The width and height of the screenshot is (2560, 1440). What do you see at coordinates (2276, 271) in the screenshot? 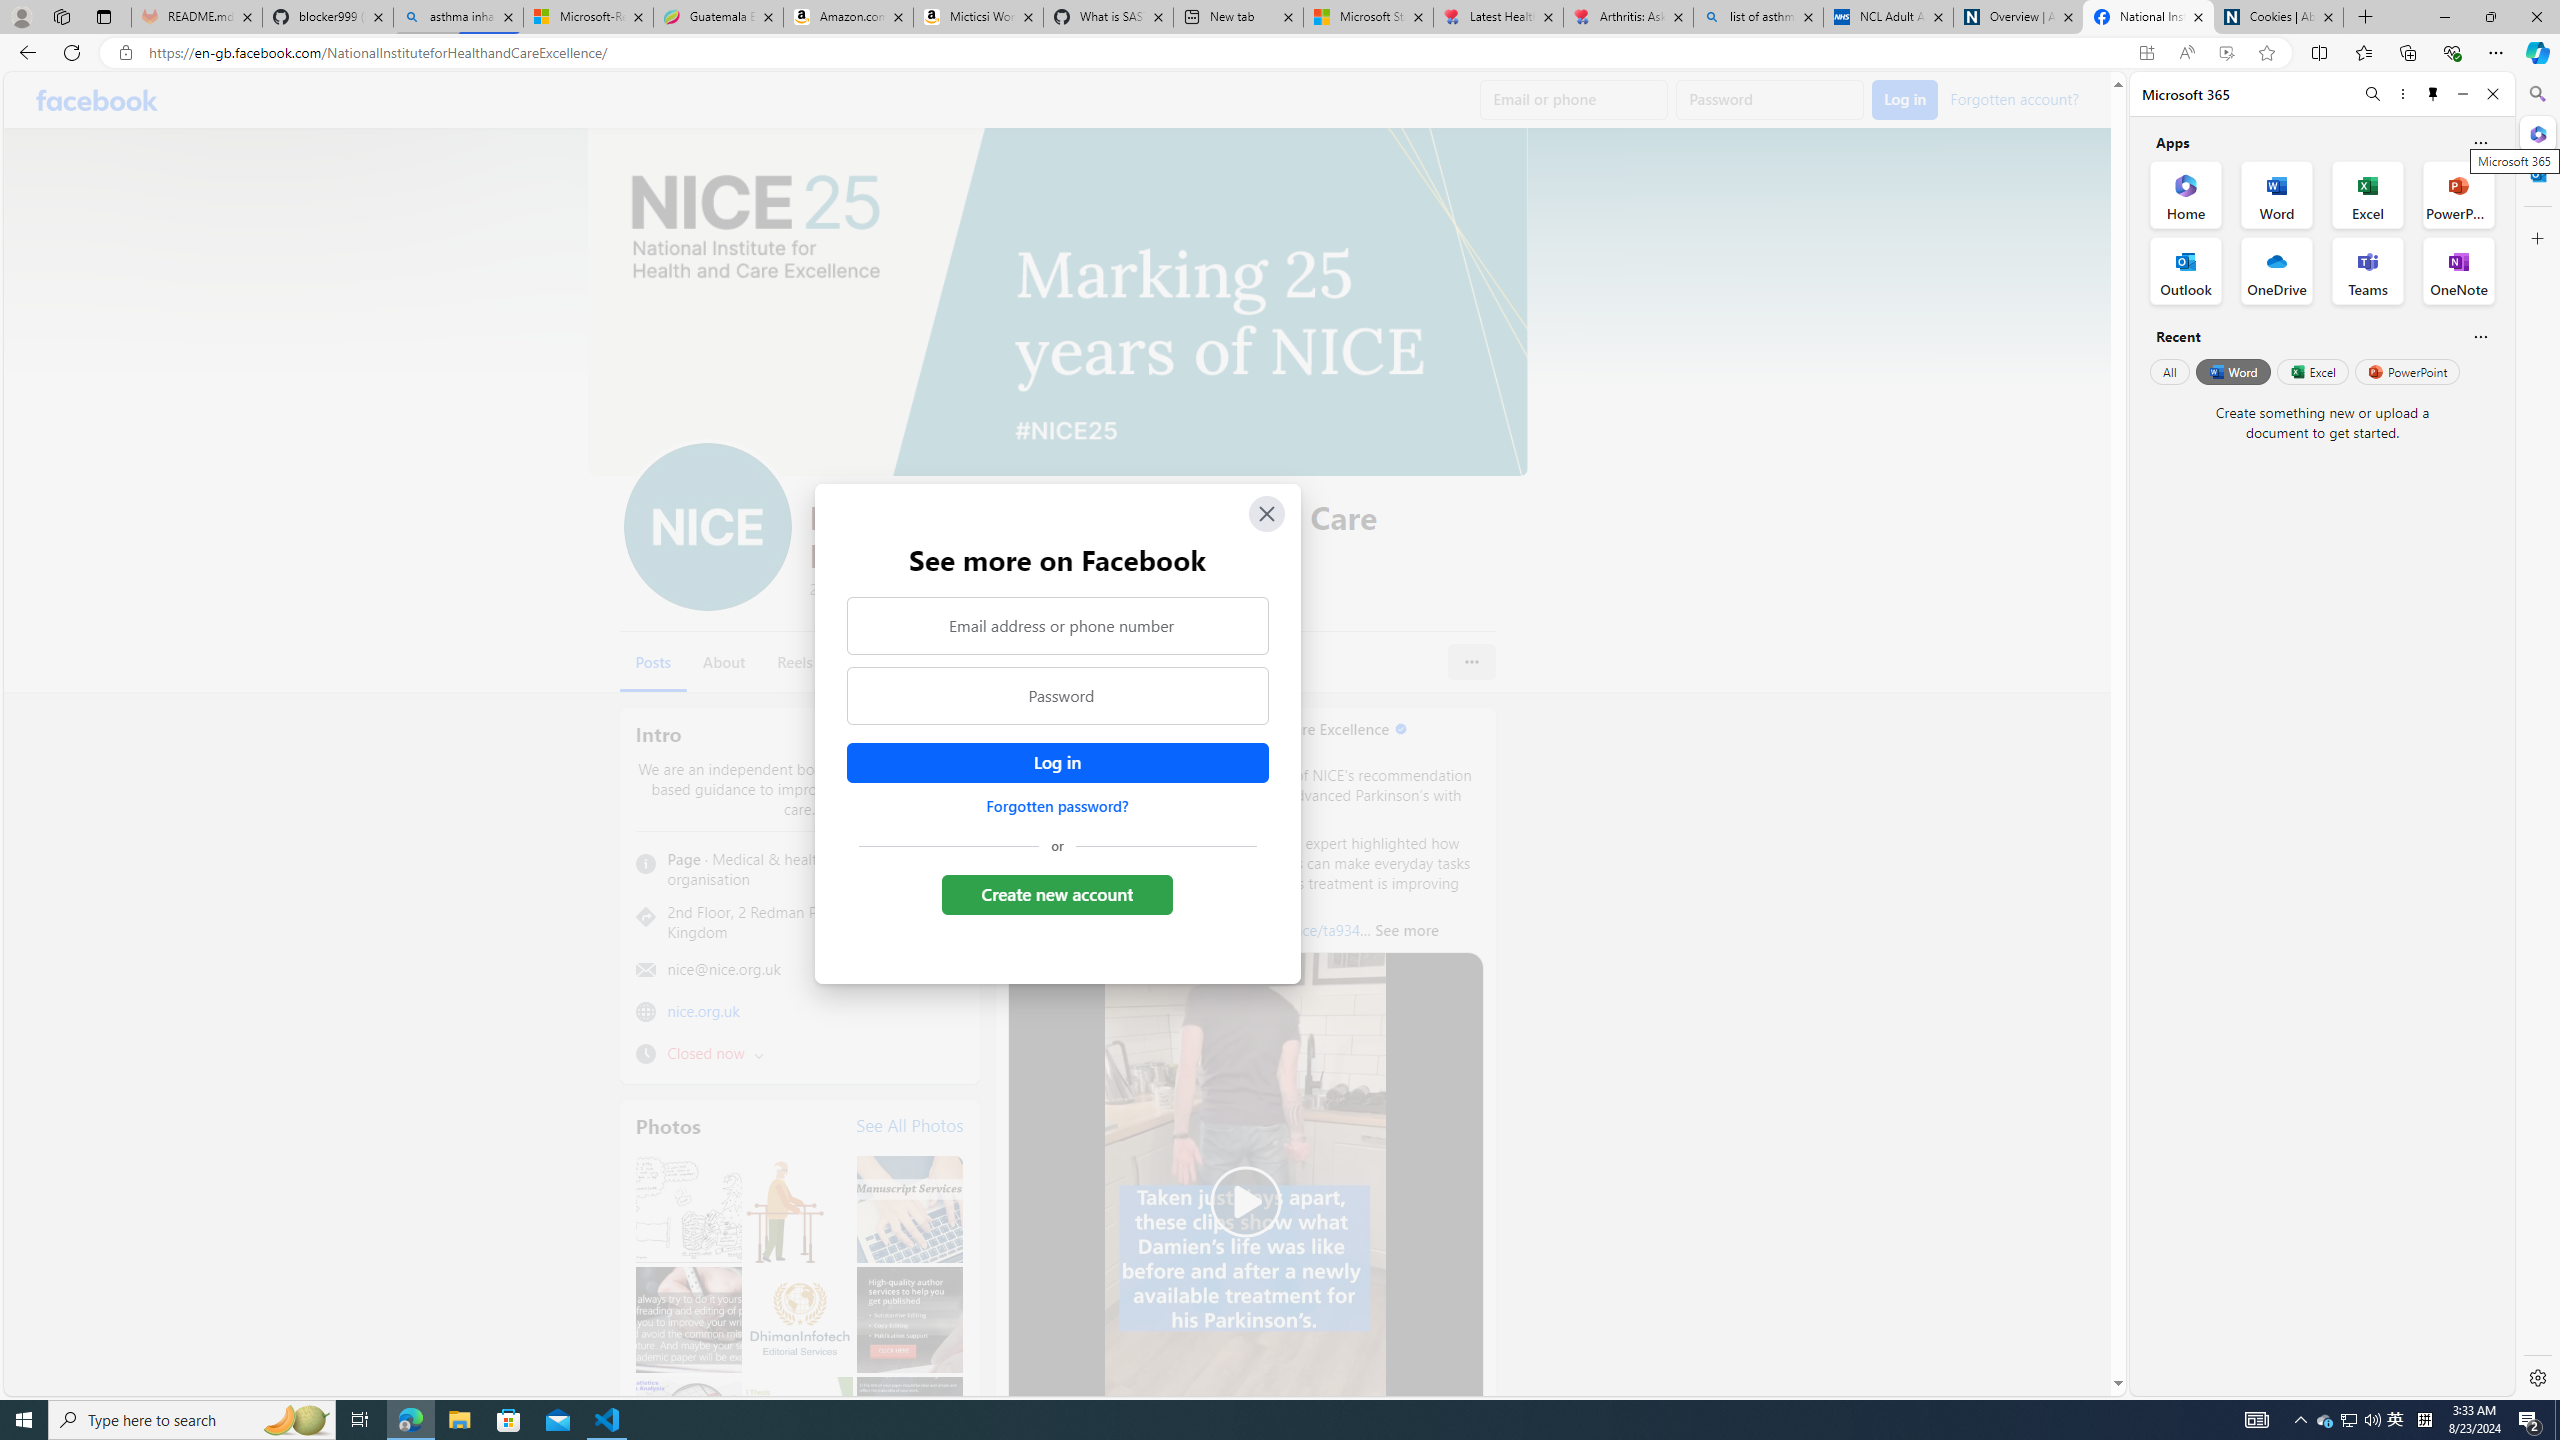
I see `'OneDrive Office App'` at bounding box center [2276, 271].